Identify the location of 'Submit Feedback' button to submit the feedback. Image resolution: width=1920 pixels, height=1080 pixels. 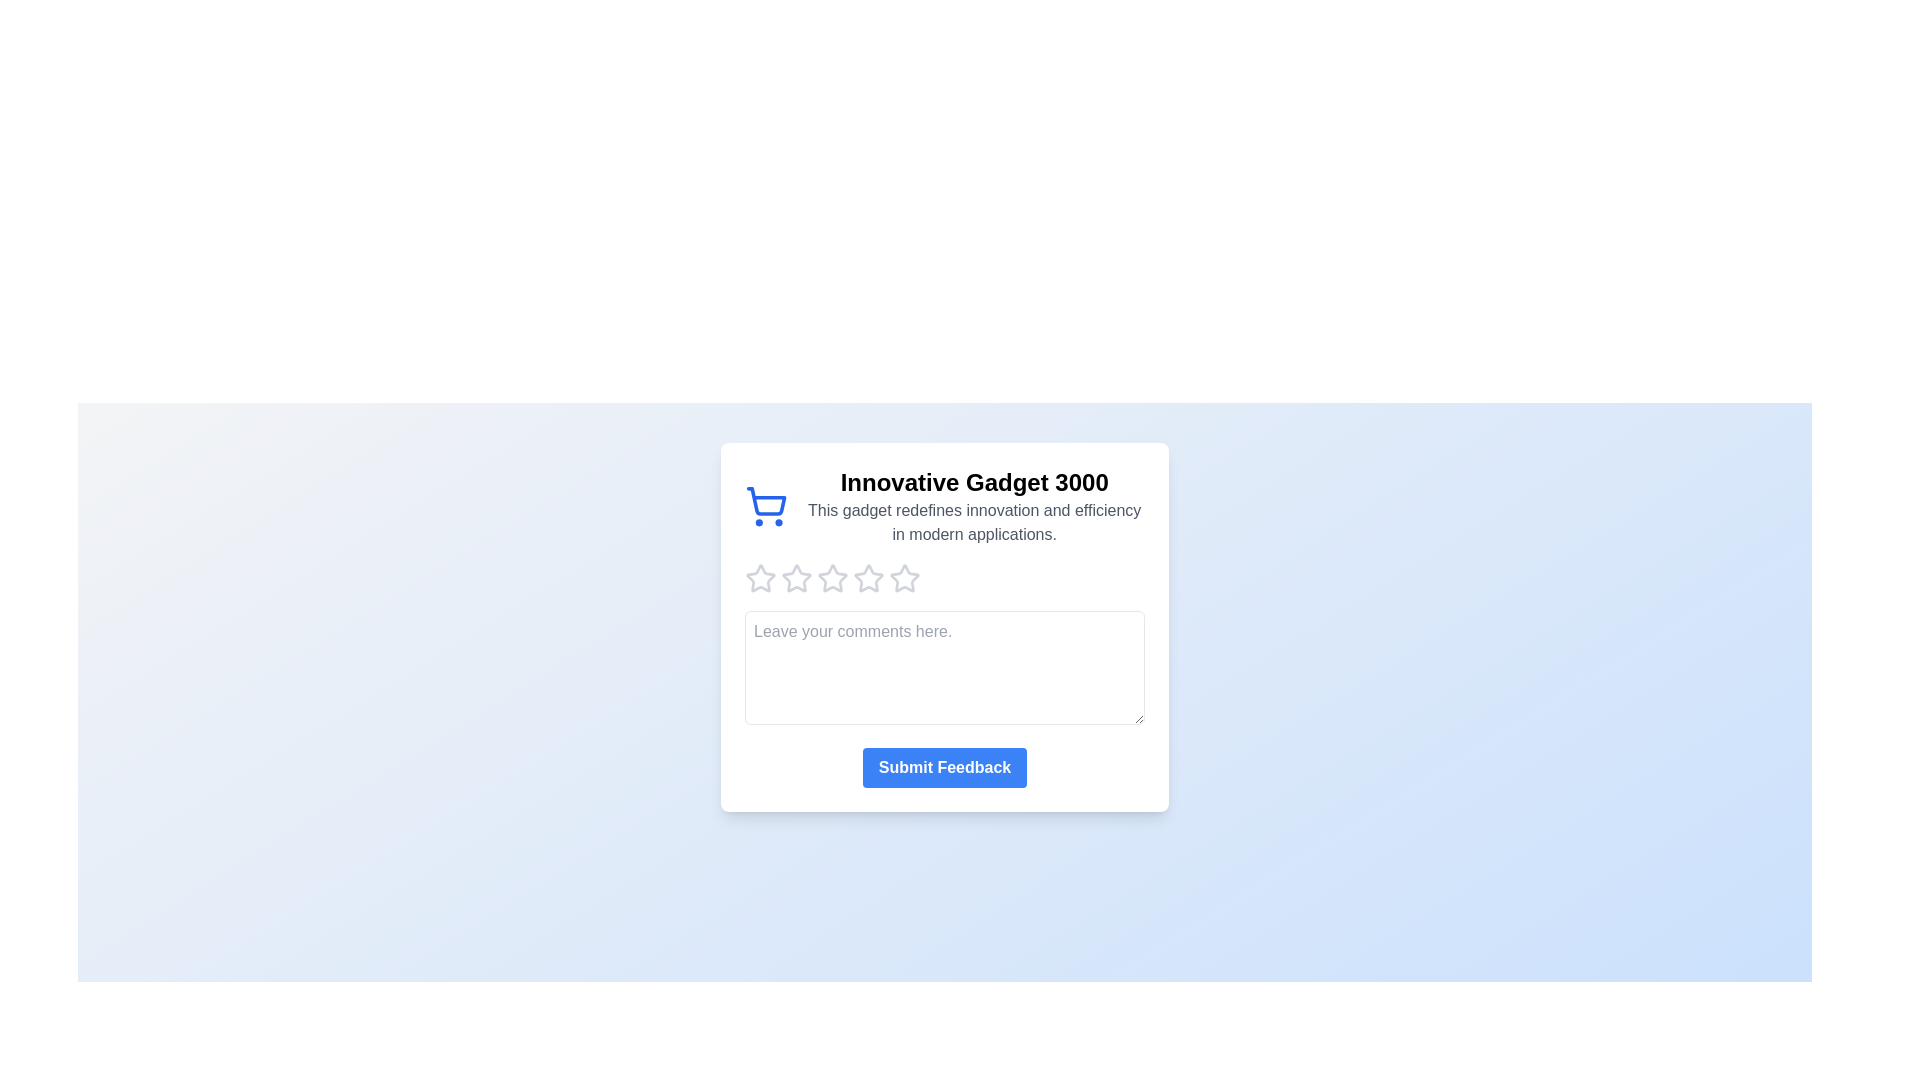
(944, 766).